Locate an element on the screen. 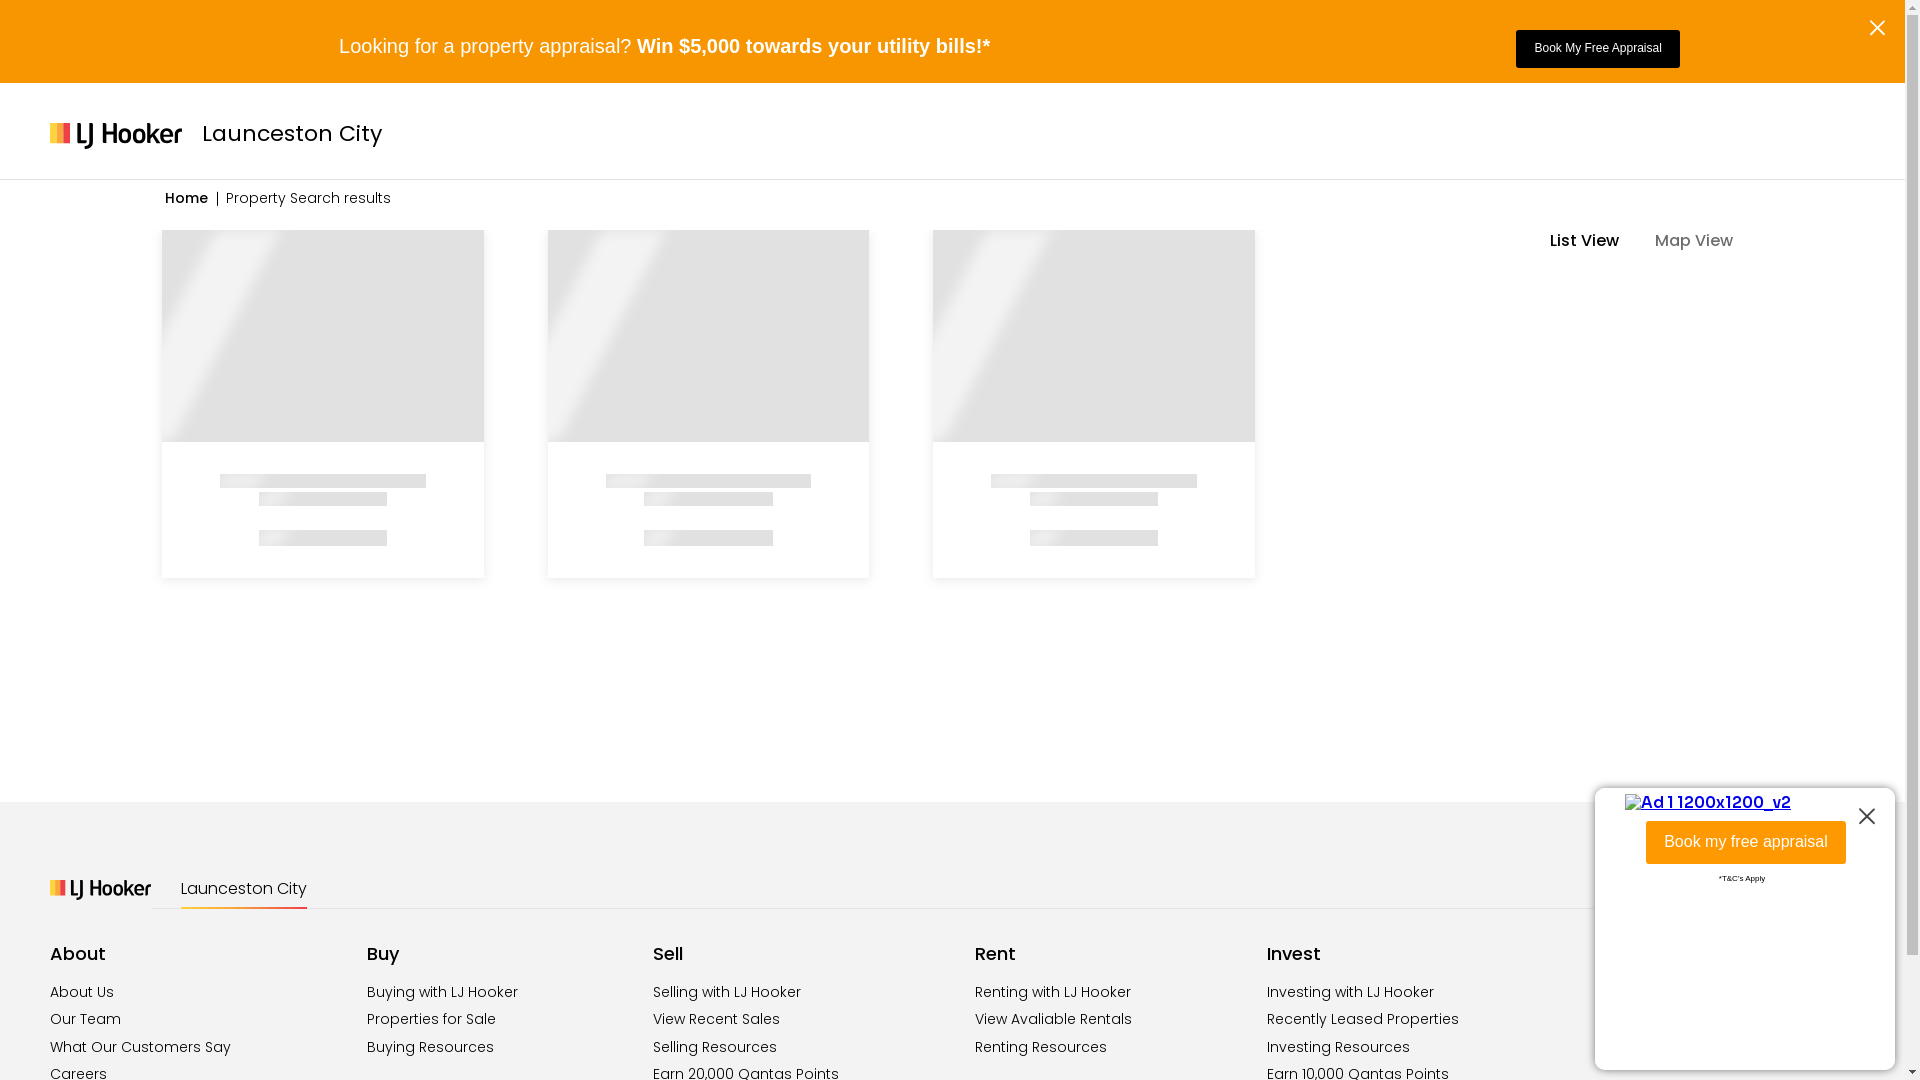 Image resolution: width=1920 pixels, height=1080 pixels. 'Renting with LJ Hooker' is located at coordinates (1051, 991).